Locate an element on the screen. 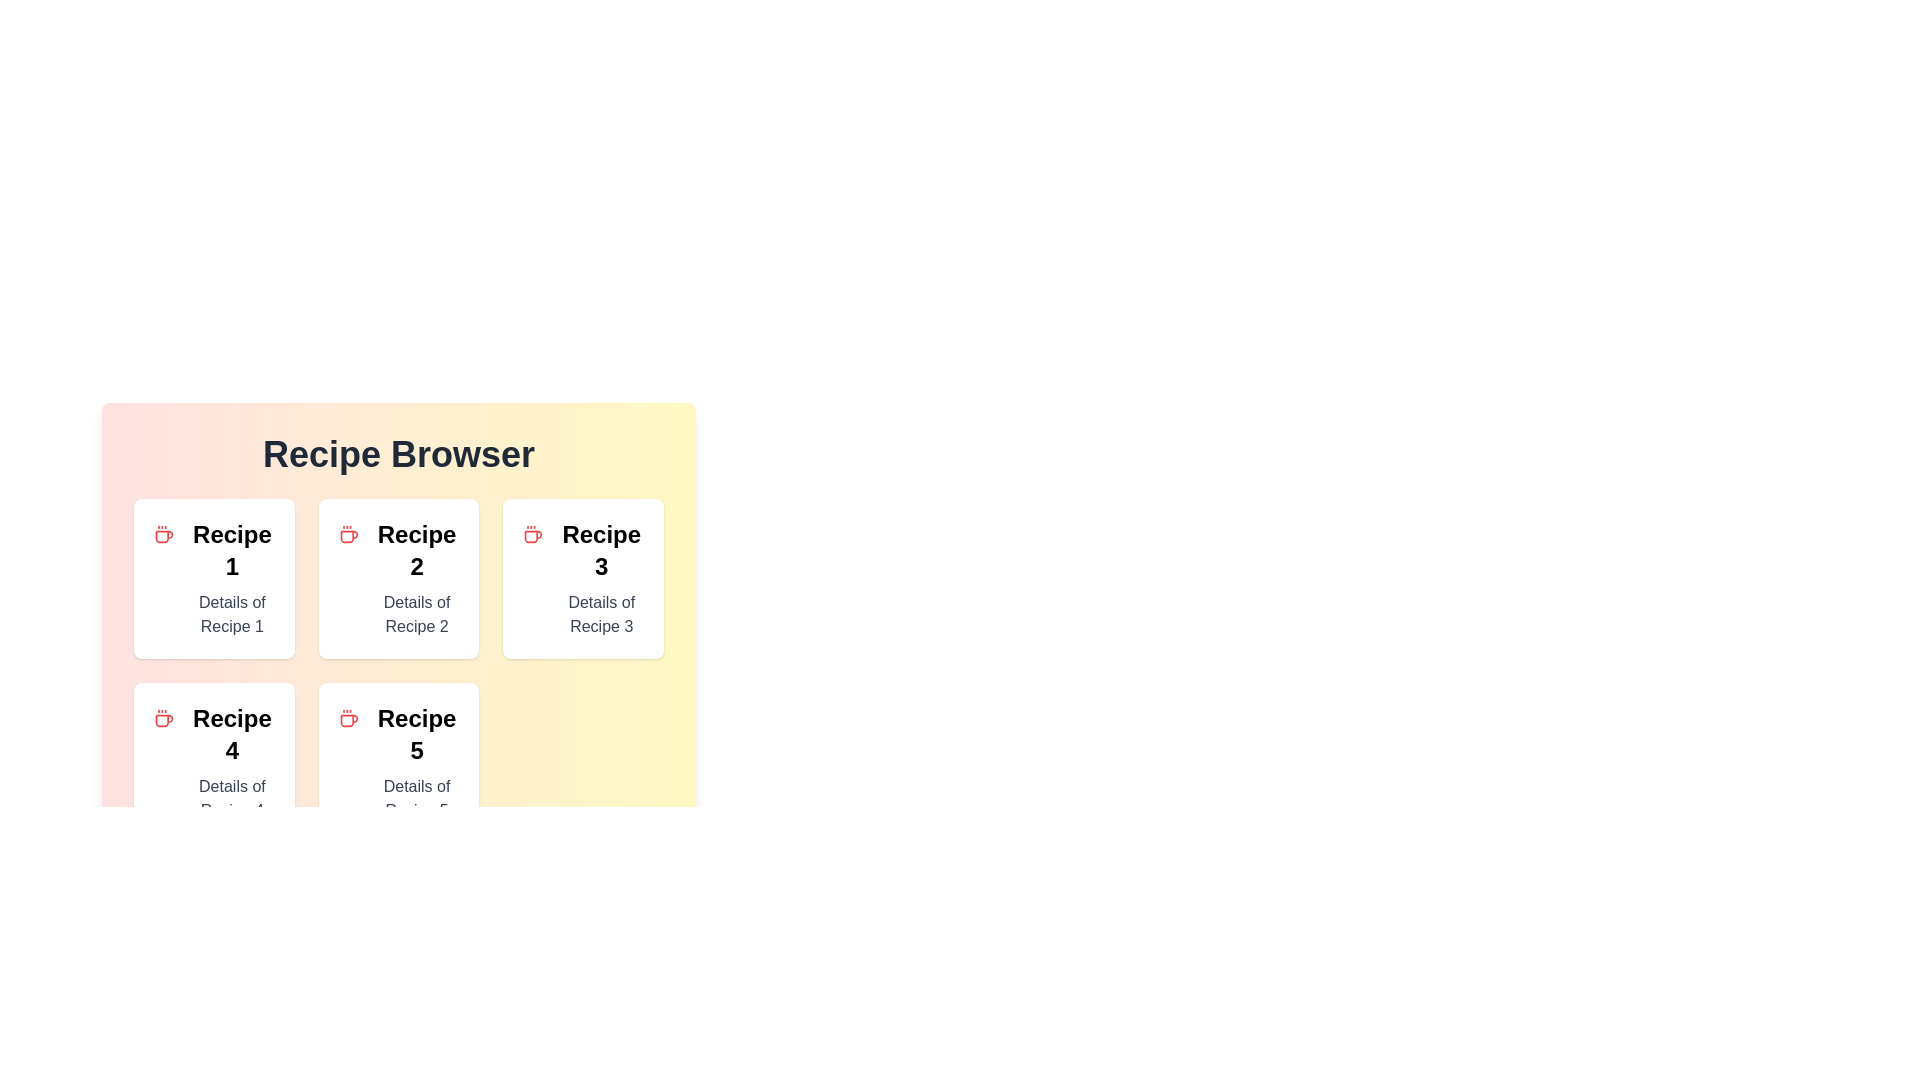 Image resolution: width=1920 pixels, height=1080 pixels. the Heading or Label that serves as the title for the first recipe card in the grid layout is located at coordinates (232, 551).